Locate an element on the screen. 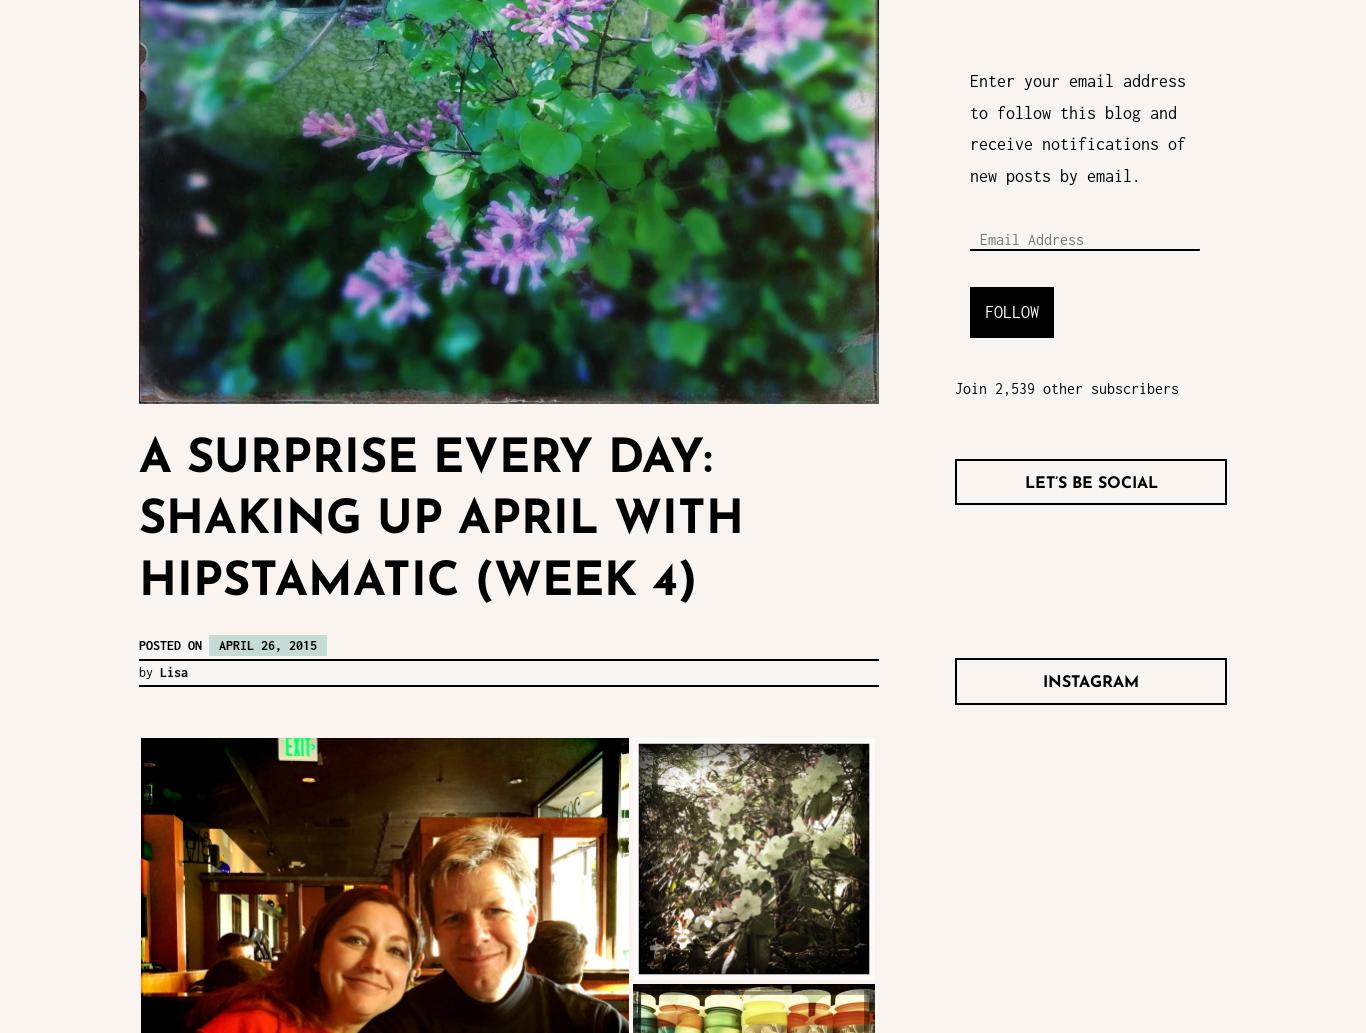 This screenshot has width=1366, height=1033. 'Posted on' is located at coordinates (138, 644).